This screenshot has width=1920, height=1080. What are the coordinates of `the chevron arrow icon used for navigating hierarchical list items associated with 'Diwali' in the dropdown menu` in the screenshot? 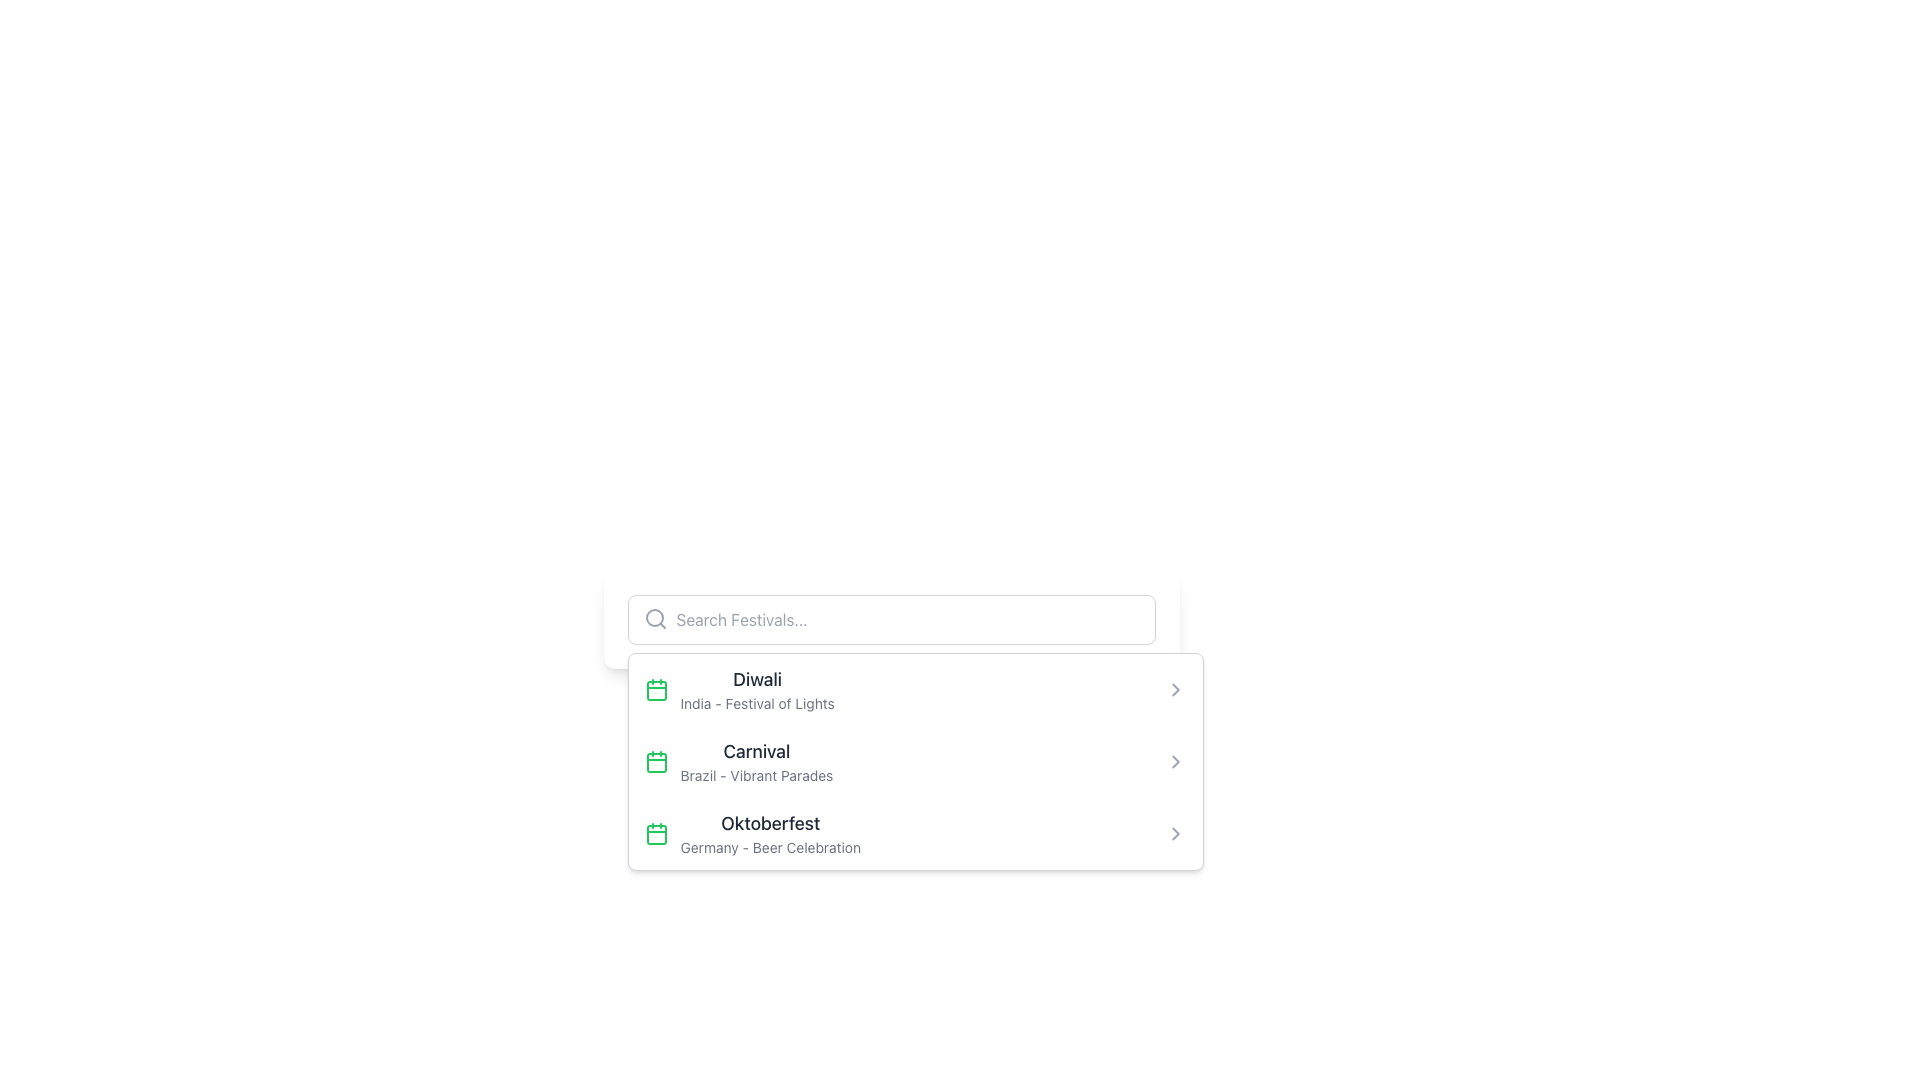 It's located at (1175, 689).